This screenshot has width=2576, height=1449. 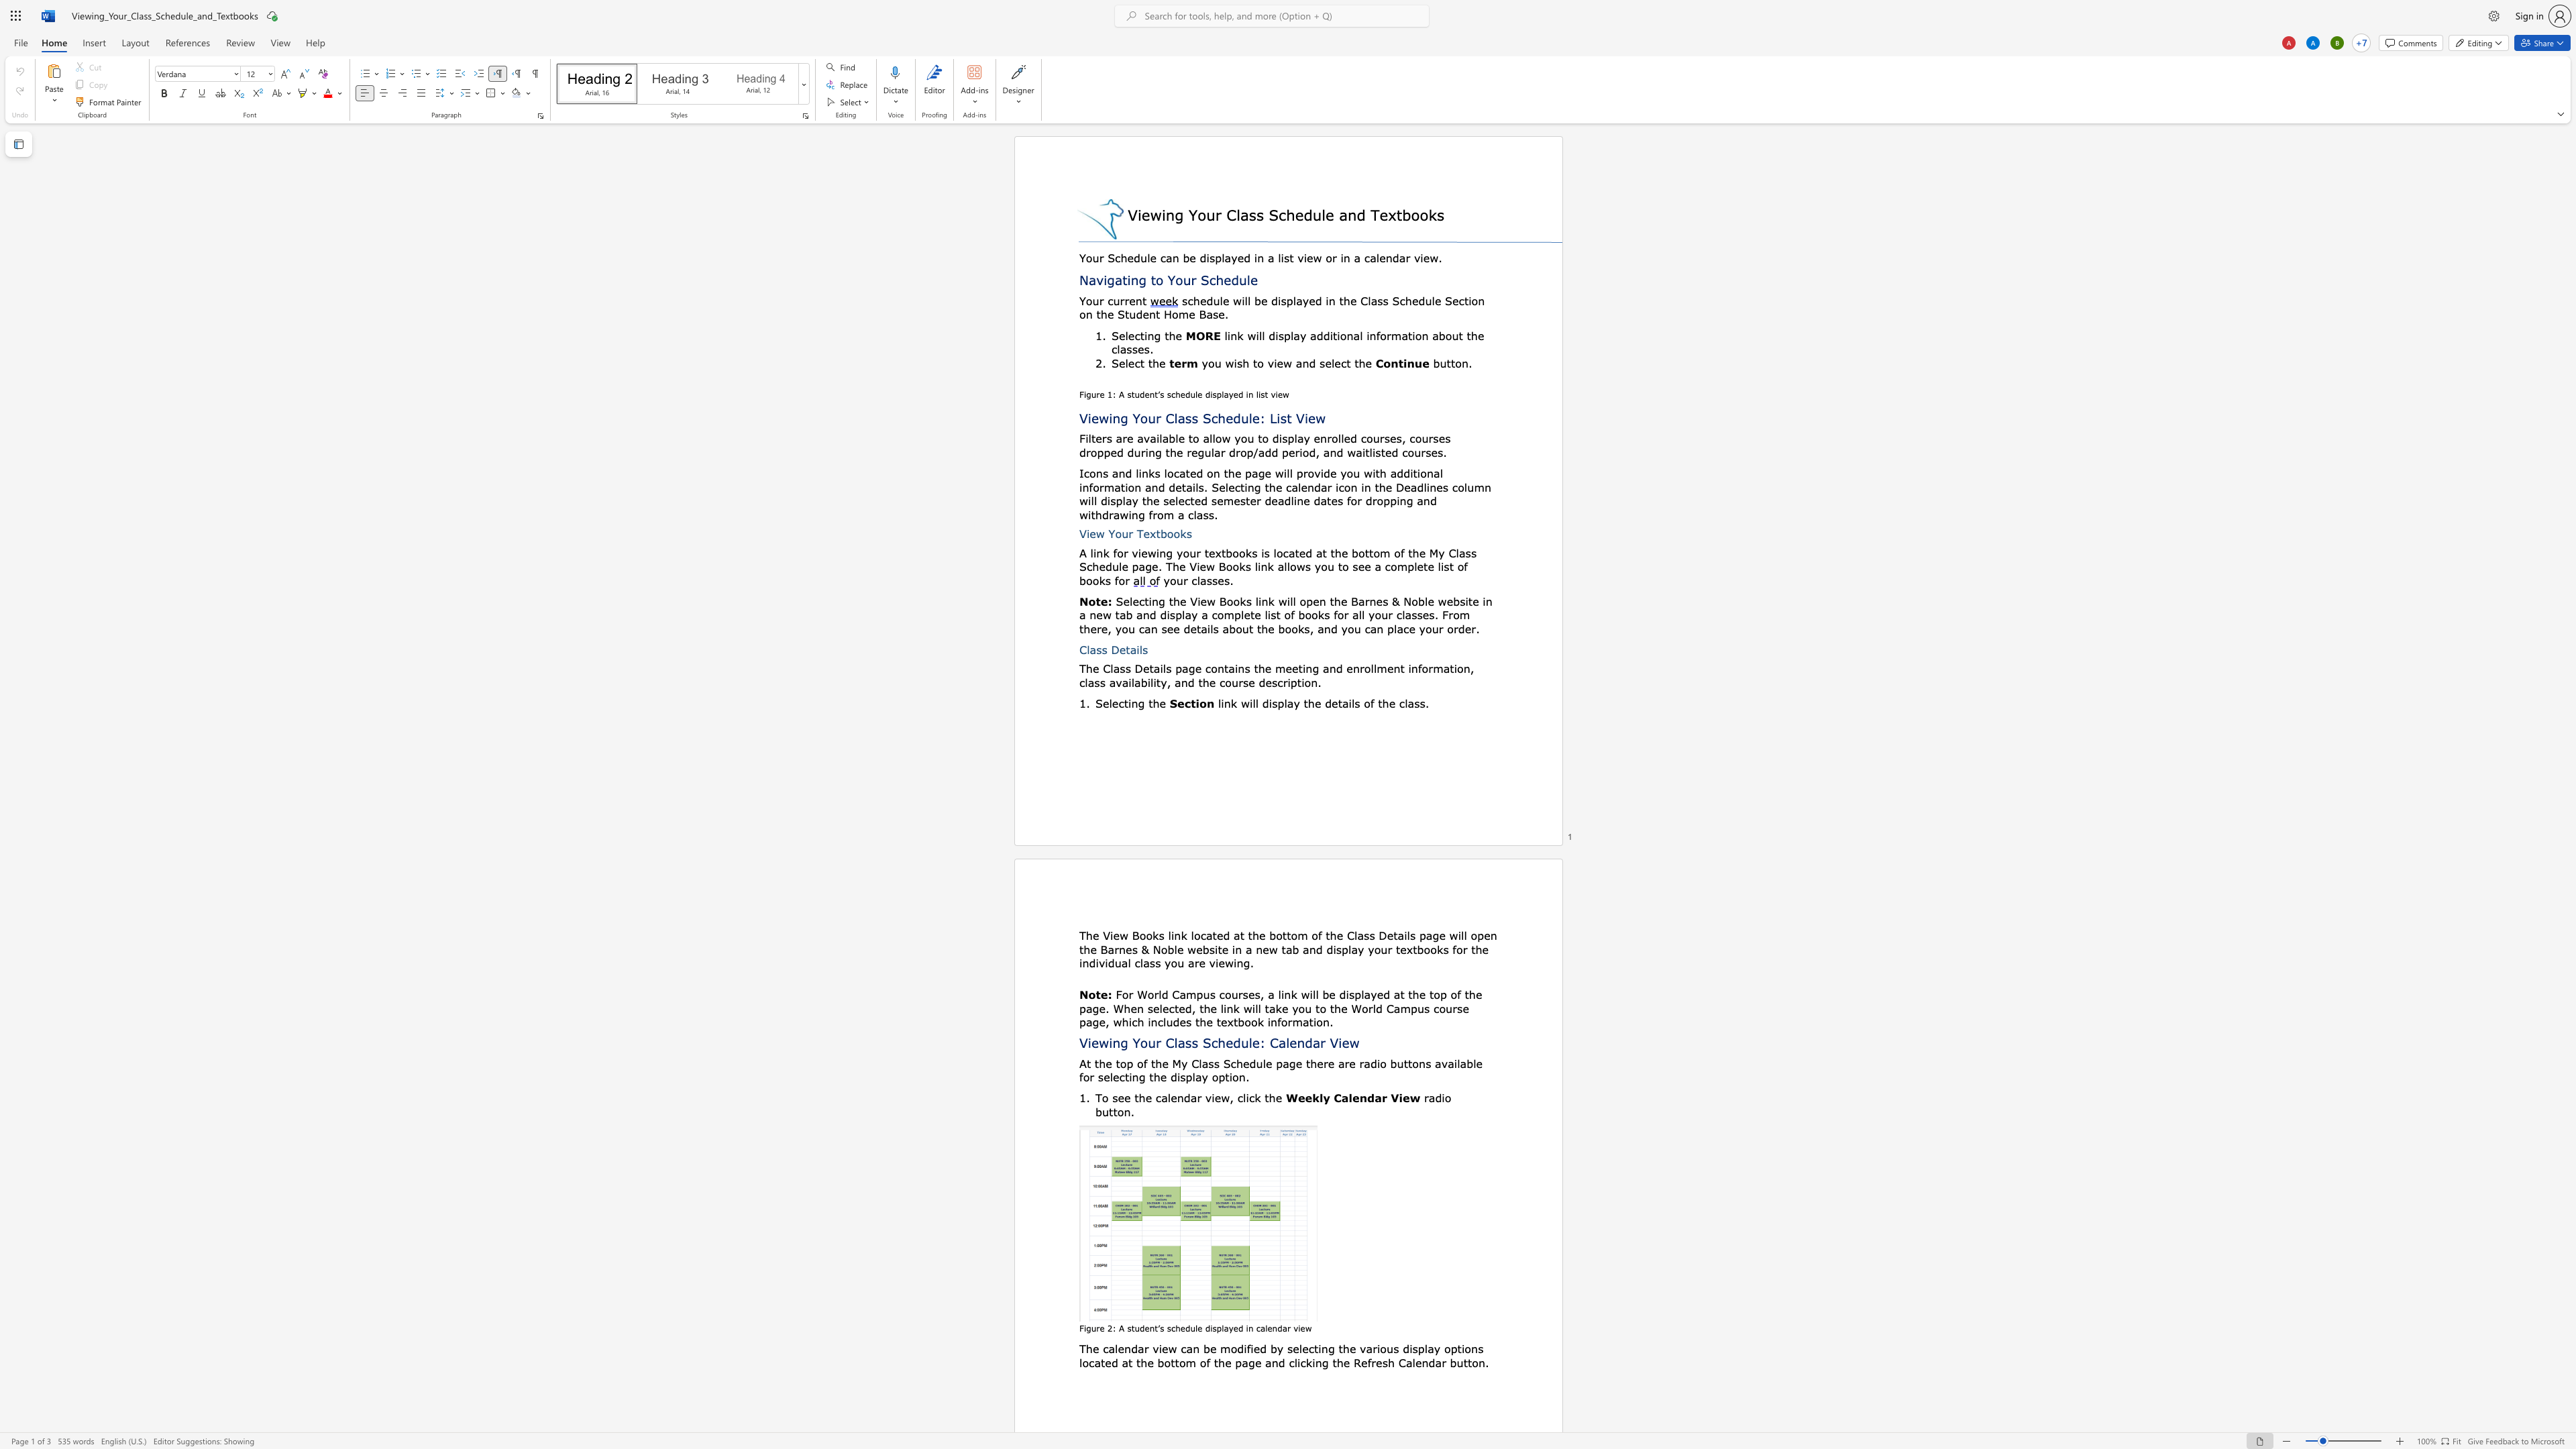 What do you see at coordinates (1102, 1112) in the screenshot?
I see `the space between the continuous character "b" and "u" in the text` at bounding box center [1102, 1112].